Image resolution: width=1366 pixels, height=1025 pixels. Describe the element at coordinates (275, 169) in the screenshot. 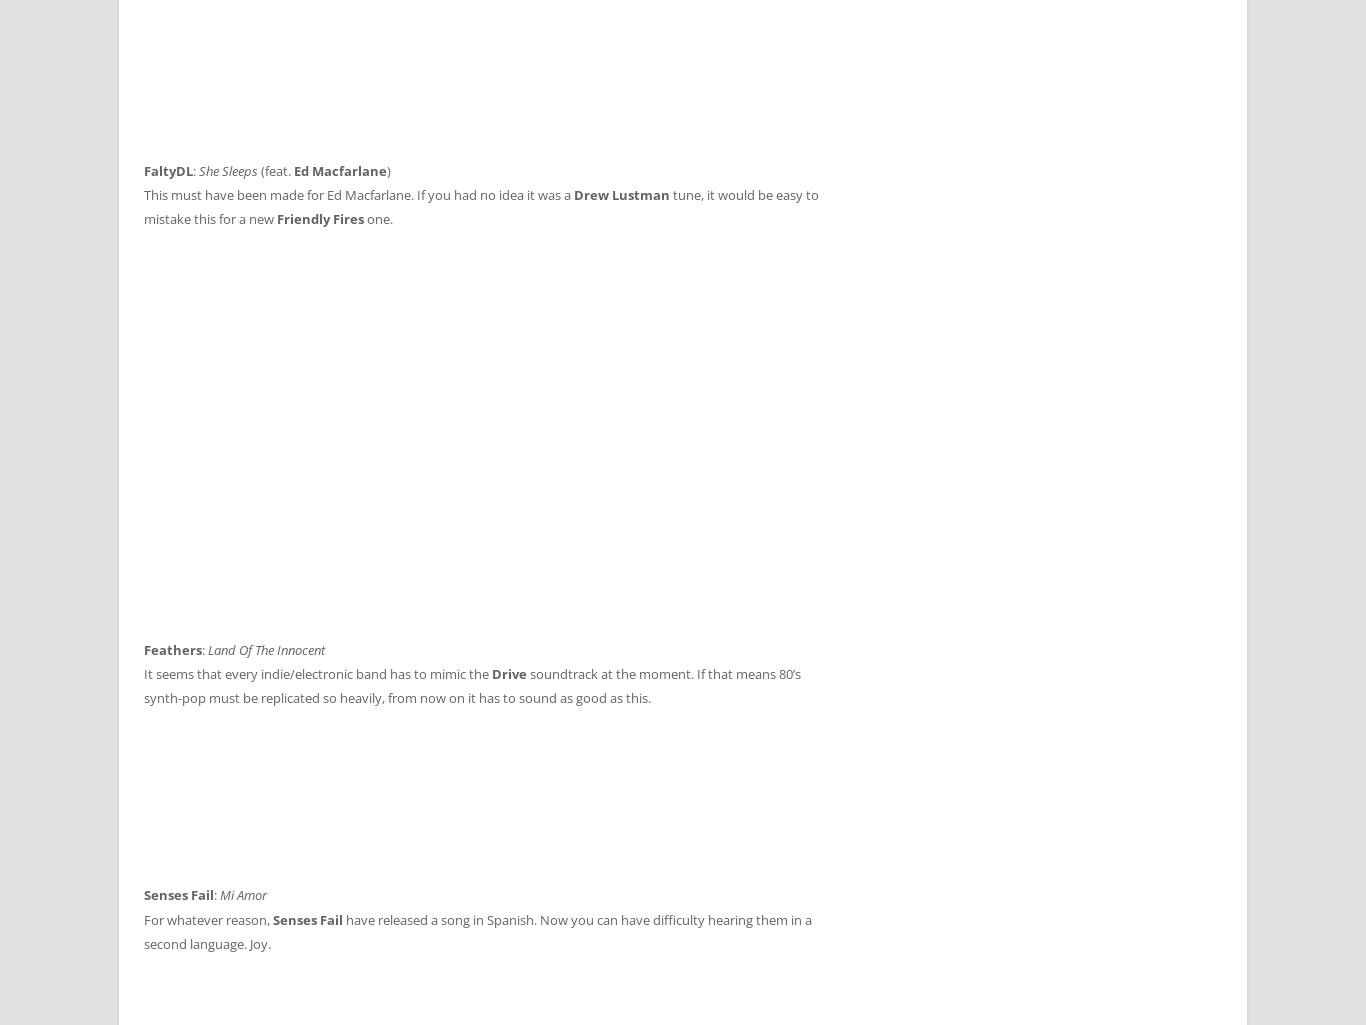

I see `'(feat.'` at that location.